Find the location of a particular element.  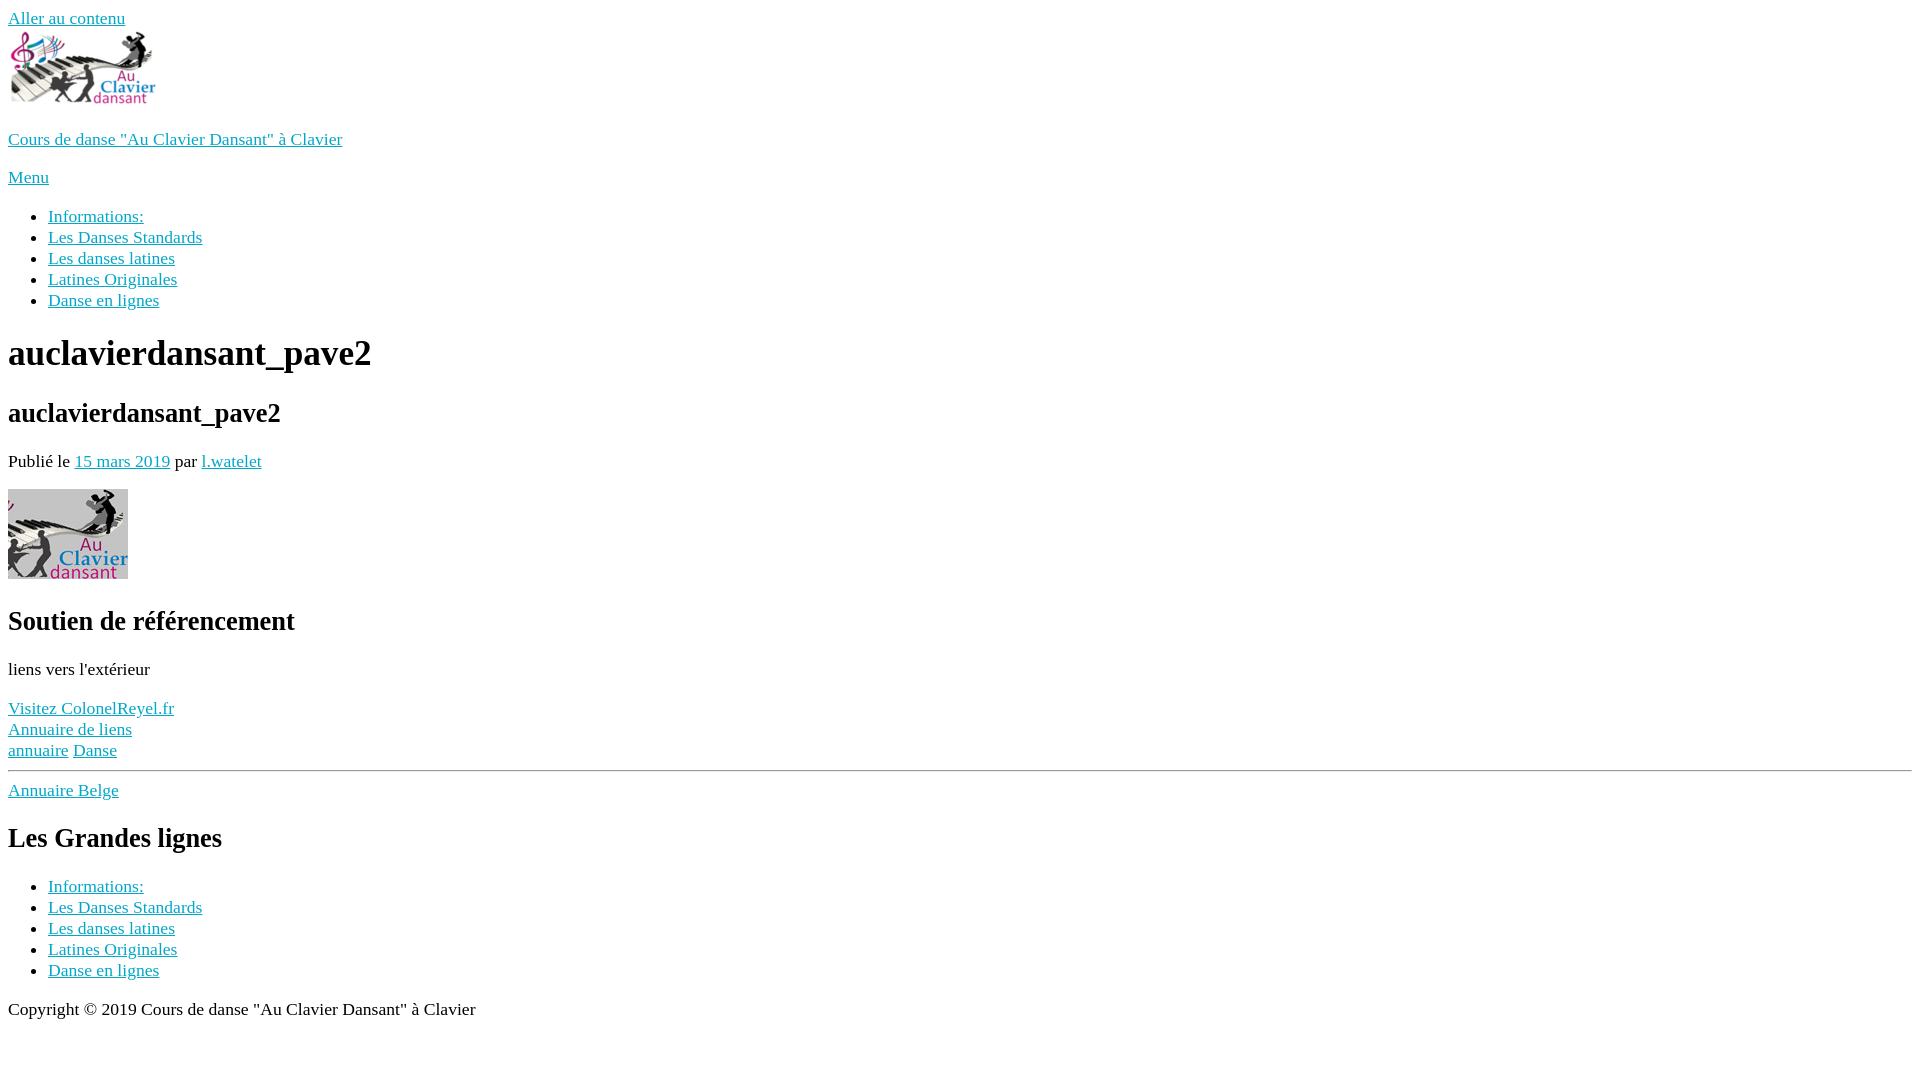

'Menu' is located at coordinates (28, 176).